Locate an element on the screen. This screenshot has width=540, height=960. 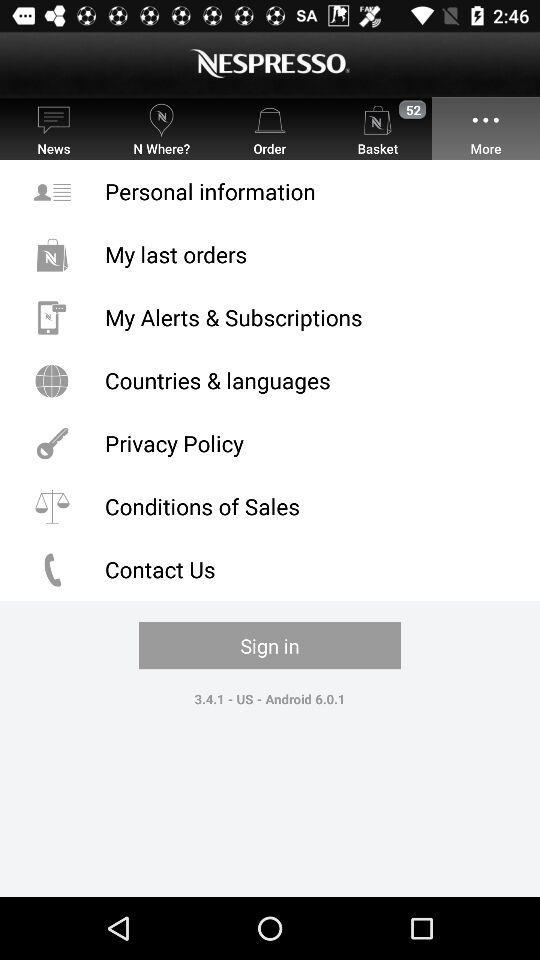
my last orders is located at coordinates (270, 253).